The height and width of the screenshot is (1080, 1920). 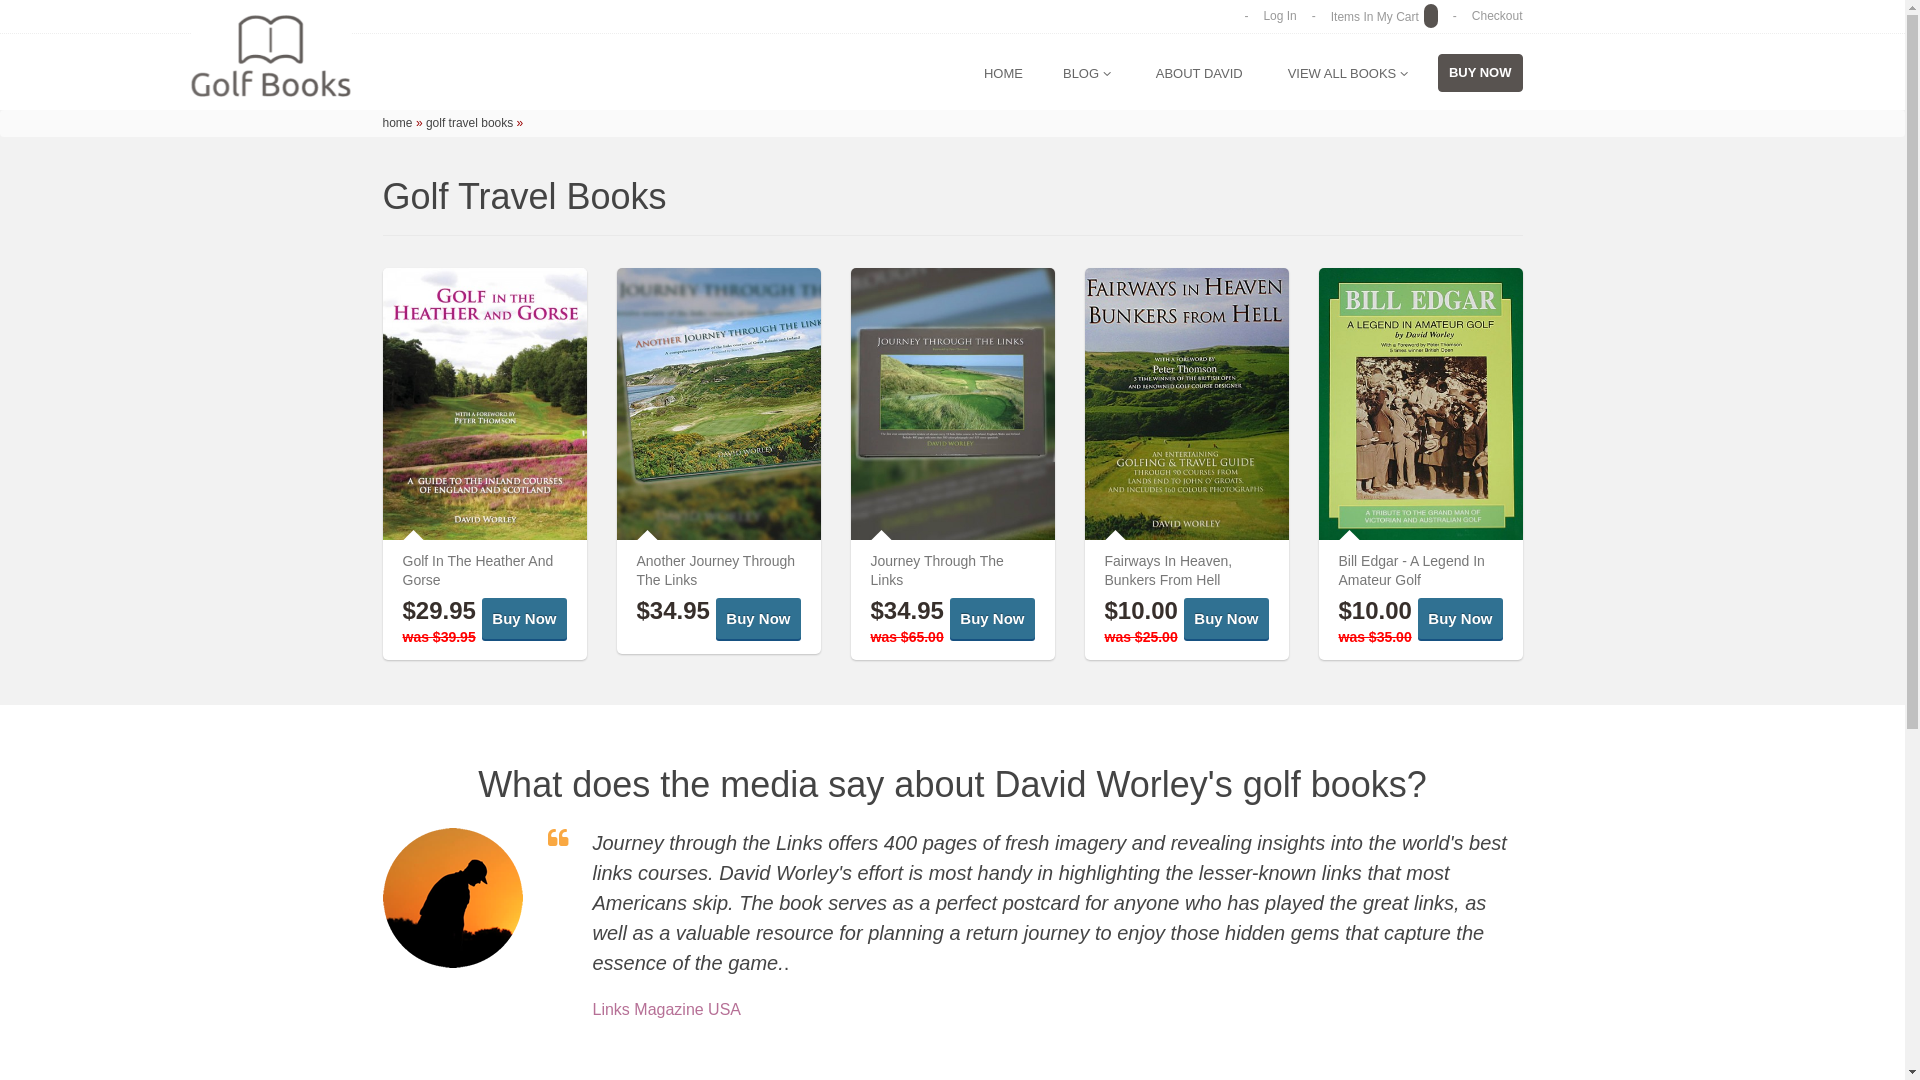 What do you see at coordinates (1199, 72) in the screenshot?
I see `'ABOUT DAVID'` at bounding box center [1199, 72].